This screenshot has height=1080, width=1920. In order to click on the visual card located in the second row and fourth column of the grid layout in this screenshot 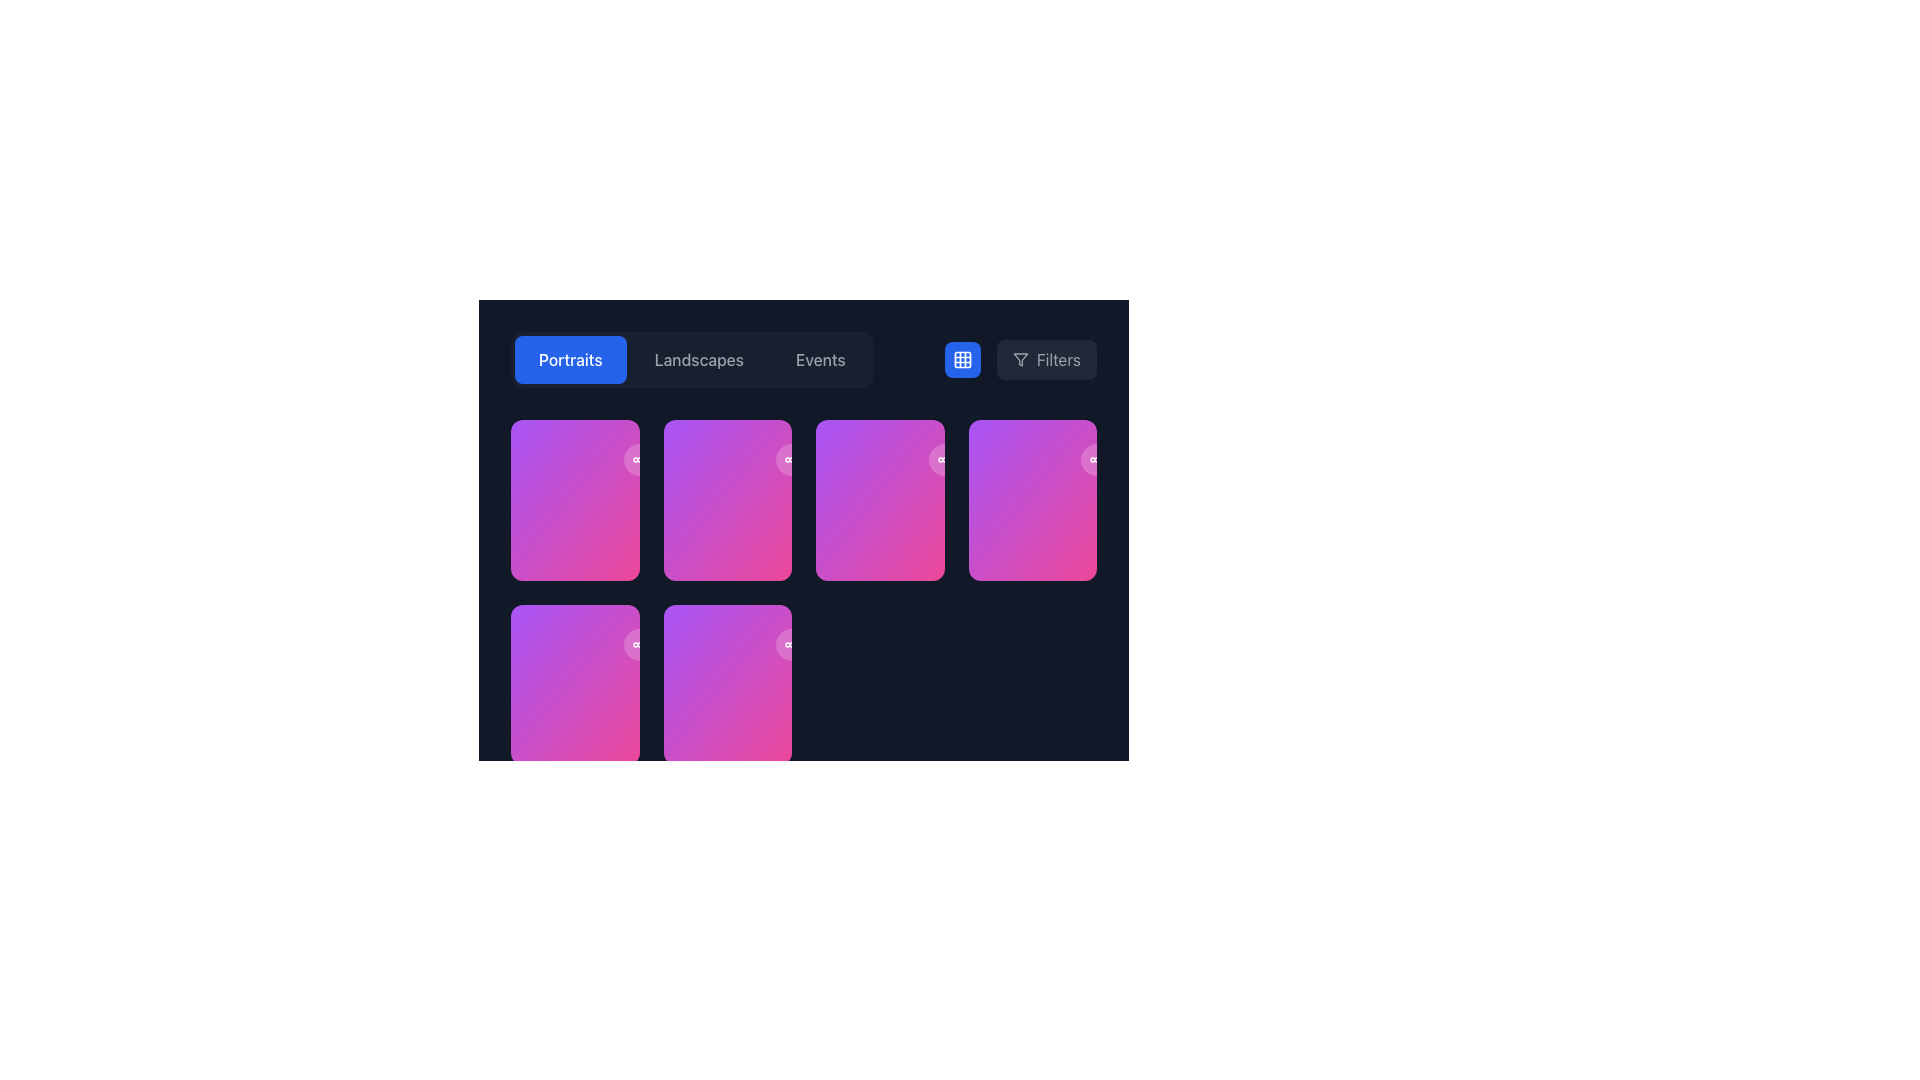, I will do `click(880, 499)`.